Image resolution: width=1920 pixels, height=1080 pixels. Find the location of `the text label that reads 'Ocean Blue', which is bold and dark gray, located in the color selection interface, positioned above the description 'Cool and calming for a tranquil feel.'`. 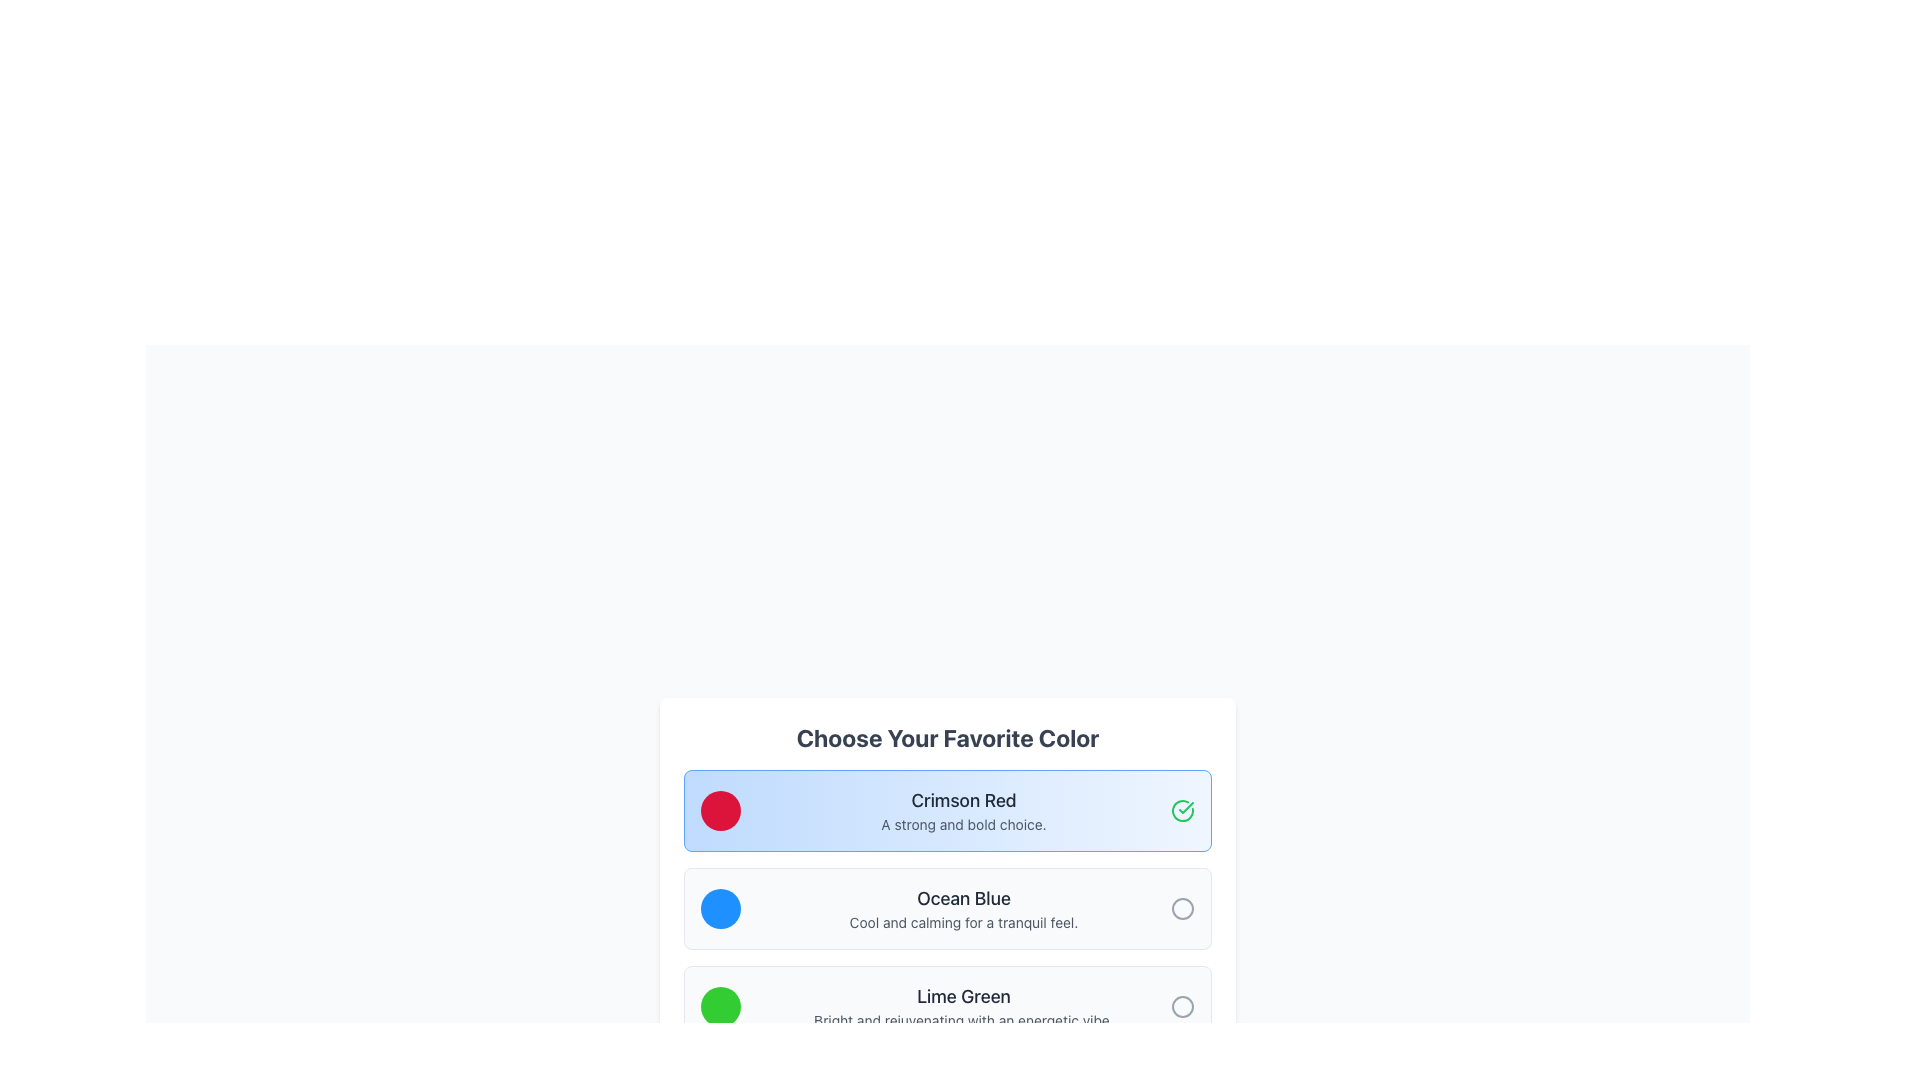

the text label that reads 'Ocean Blue', which is bold and dark gray, located in the color selection interface, positioned above the description 'Cool and calming for a tranquil feel.' is located at coordinates (964, 897).